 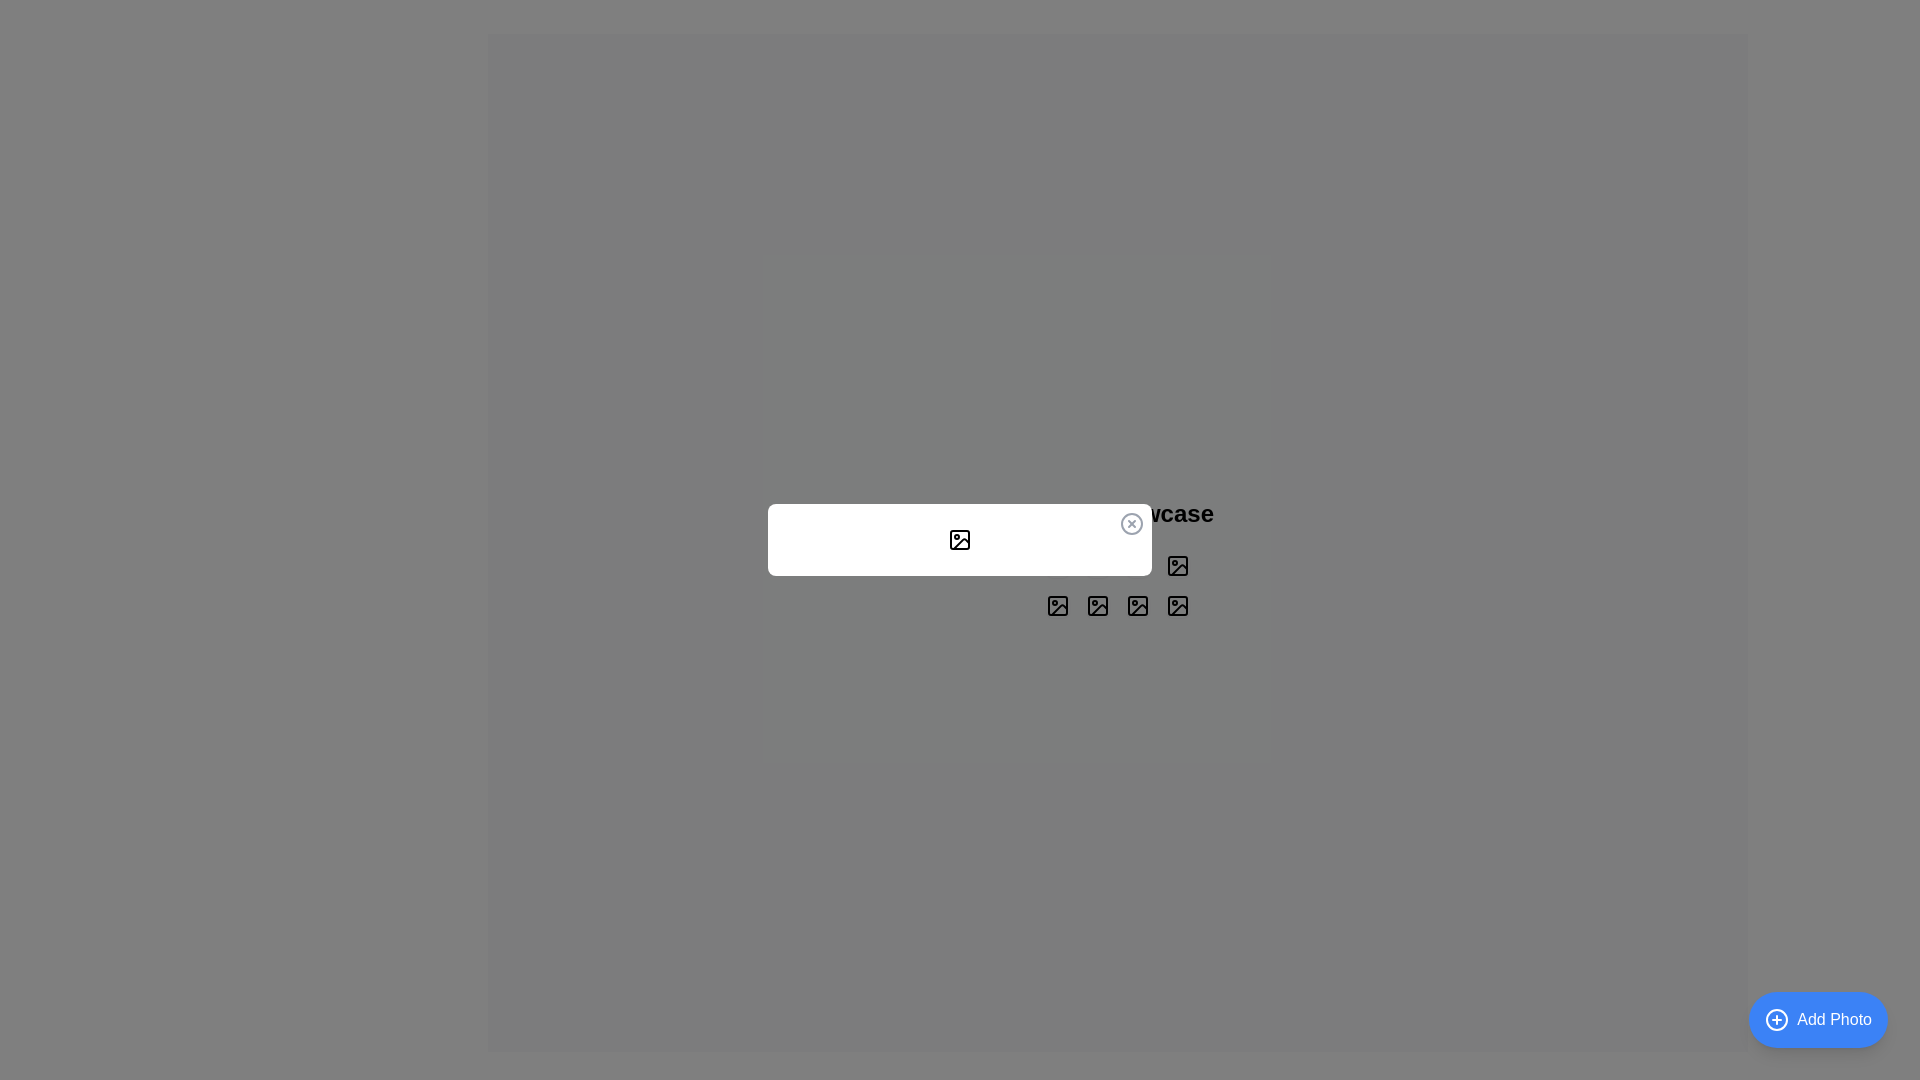 I want to click on the circular zoom-in button with a black background and white magnifying glass icon, so click(x=1177, y=604).